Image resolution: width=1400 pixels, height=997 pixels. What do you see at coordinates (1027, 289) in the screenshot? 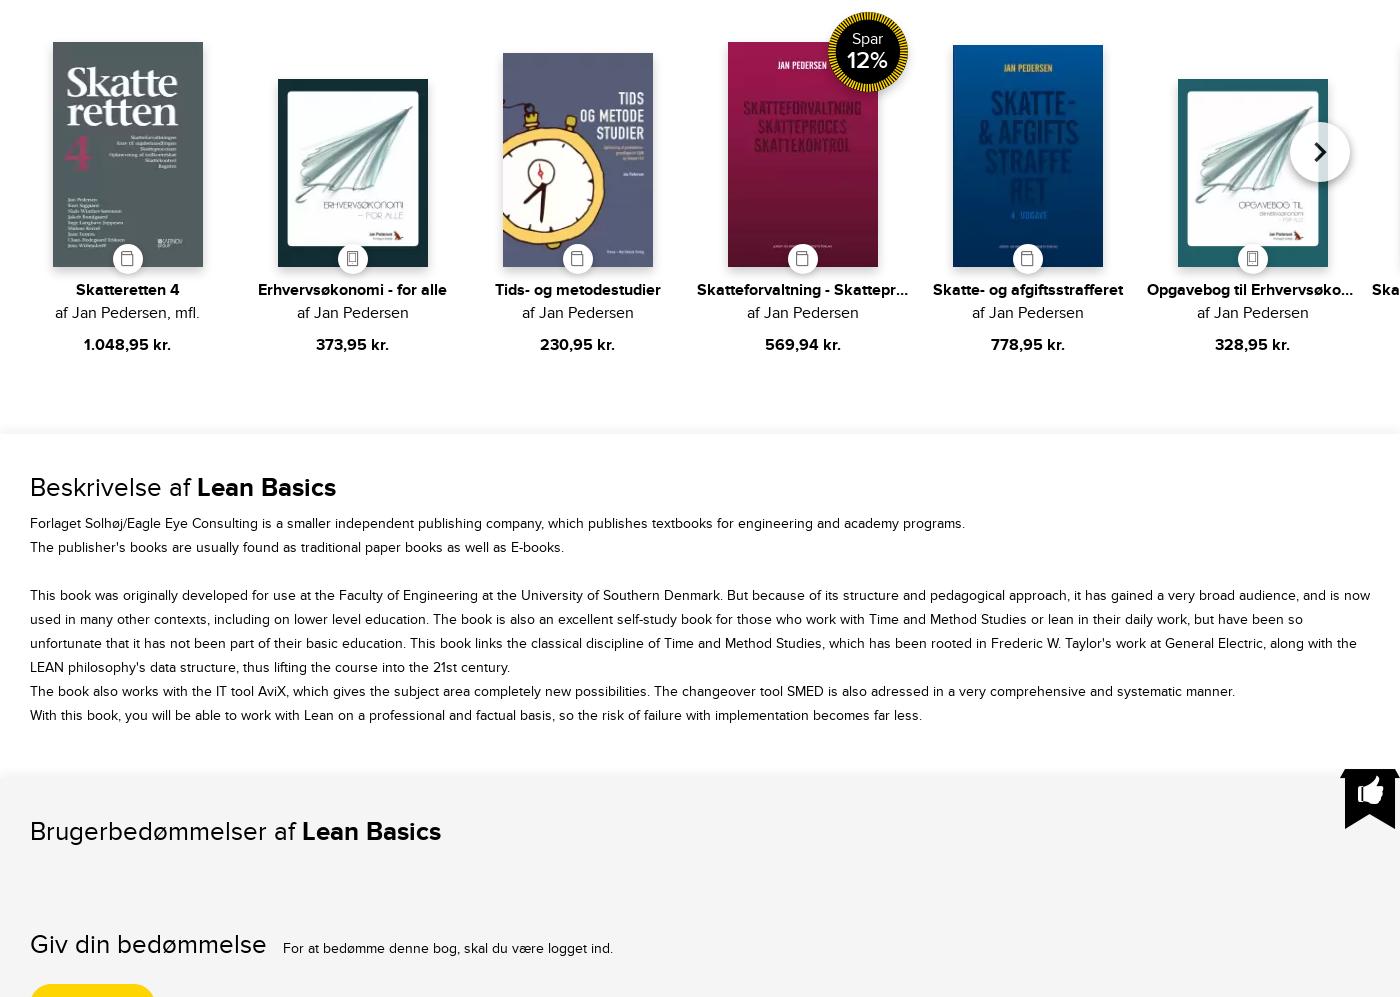
I see `'Skatte- og afgiftsstrafferet'` at bounding box center [1027, 289].